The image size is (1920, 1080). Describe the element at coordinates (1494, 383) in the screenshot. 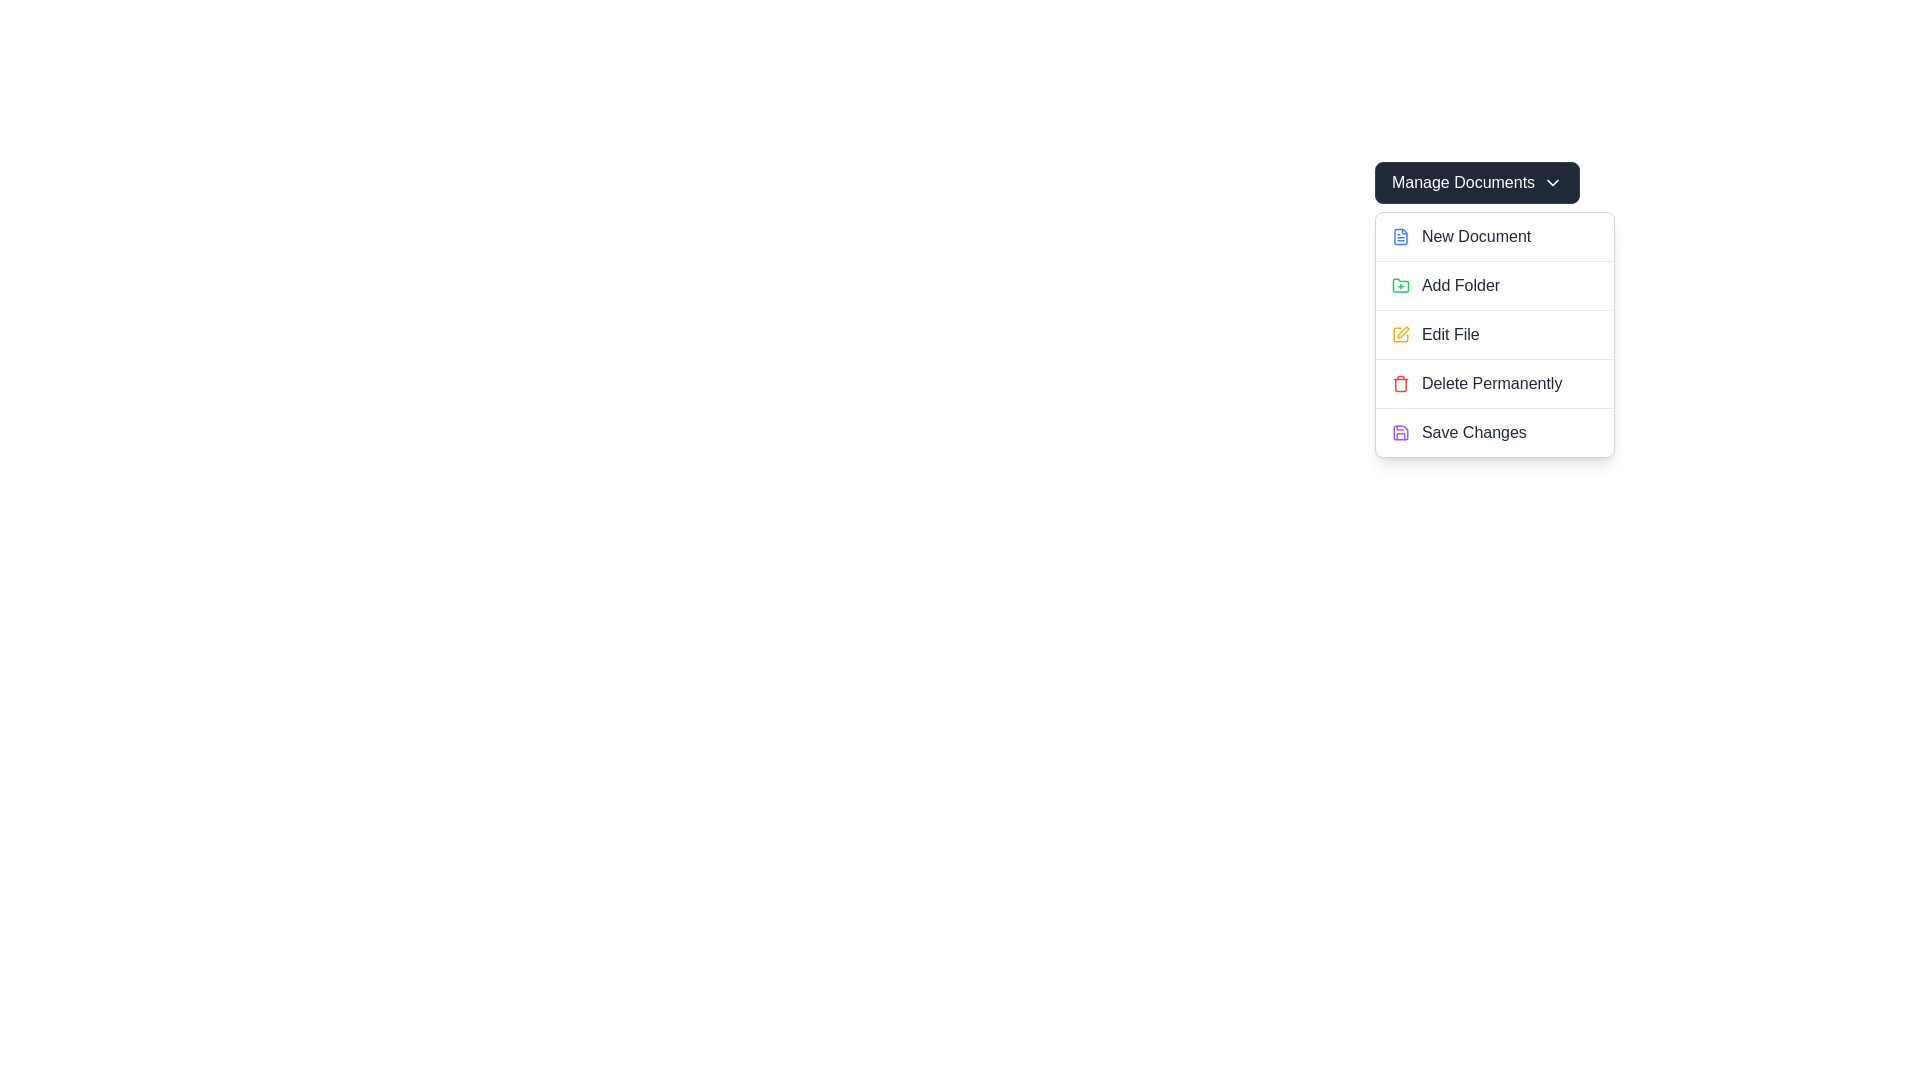

I see `the 'Delete Permanently' button located in the 'Manage Documents' dropdown menu` at that location.